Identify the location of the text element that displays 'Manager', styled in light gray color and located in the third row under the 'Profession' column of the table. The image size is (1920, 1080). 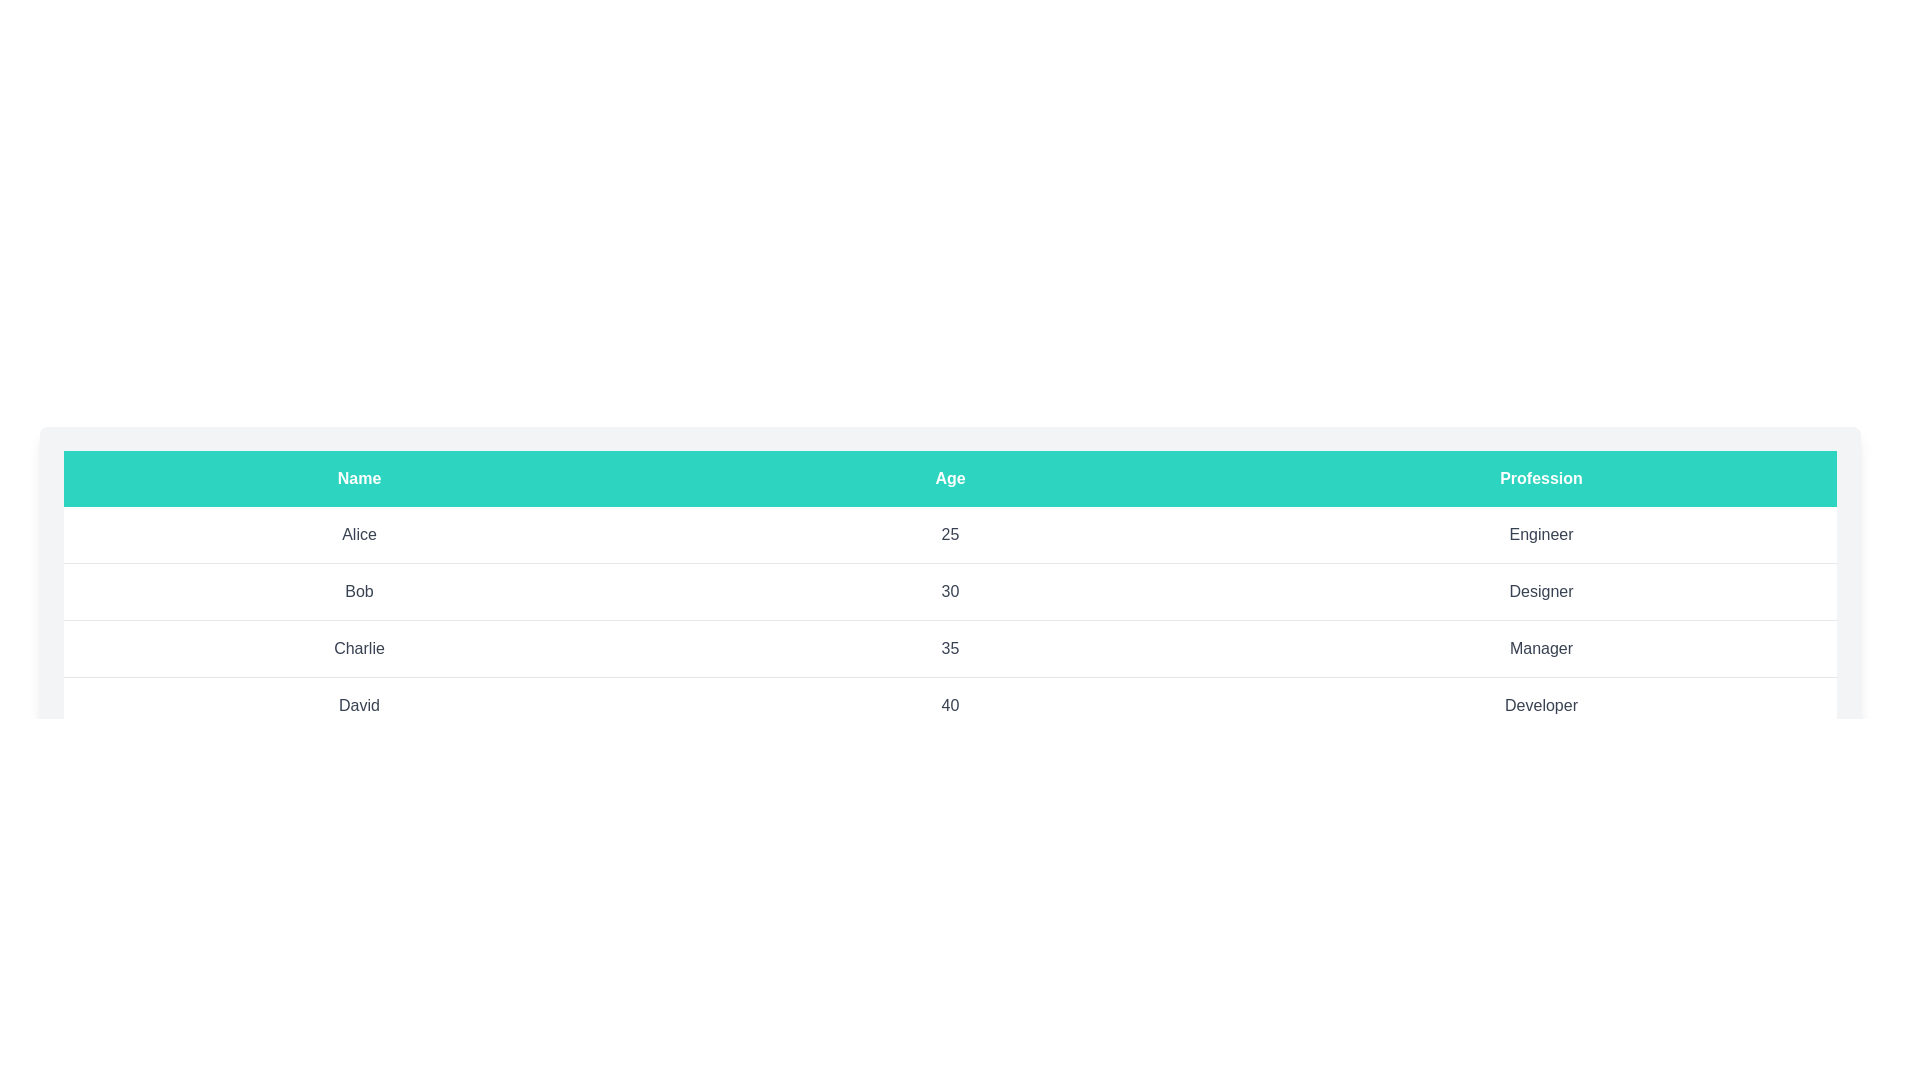
(1540, 648).